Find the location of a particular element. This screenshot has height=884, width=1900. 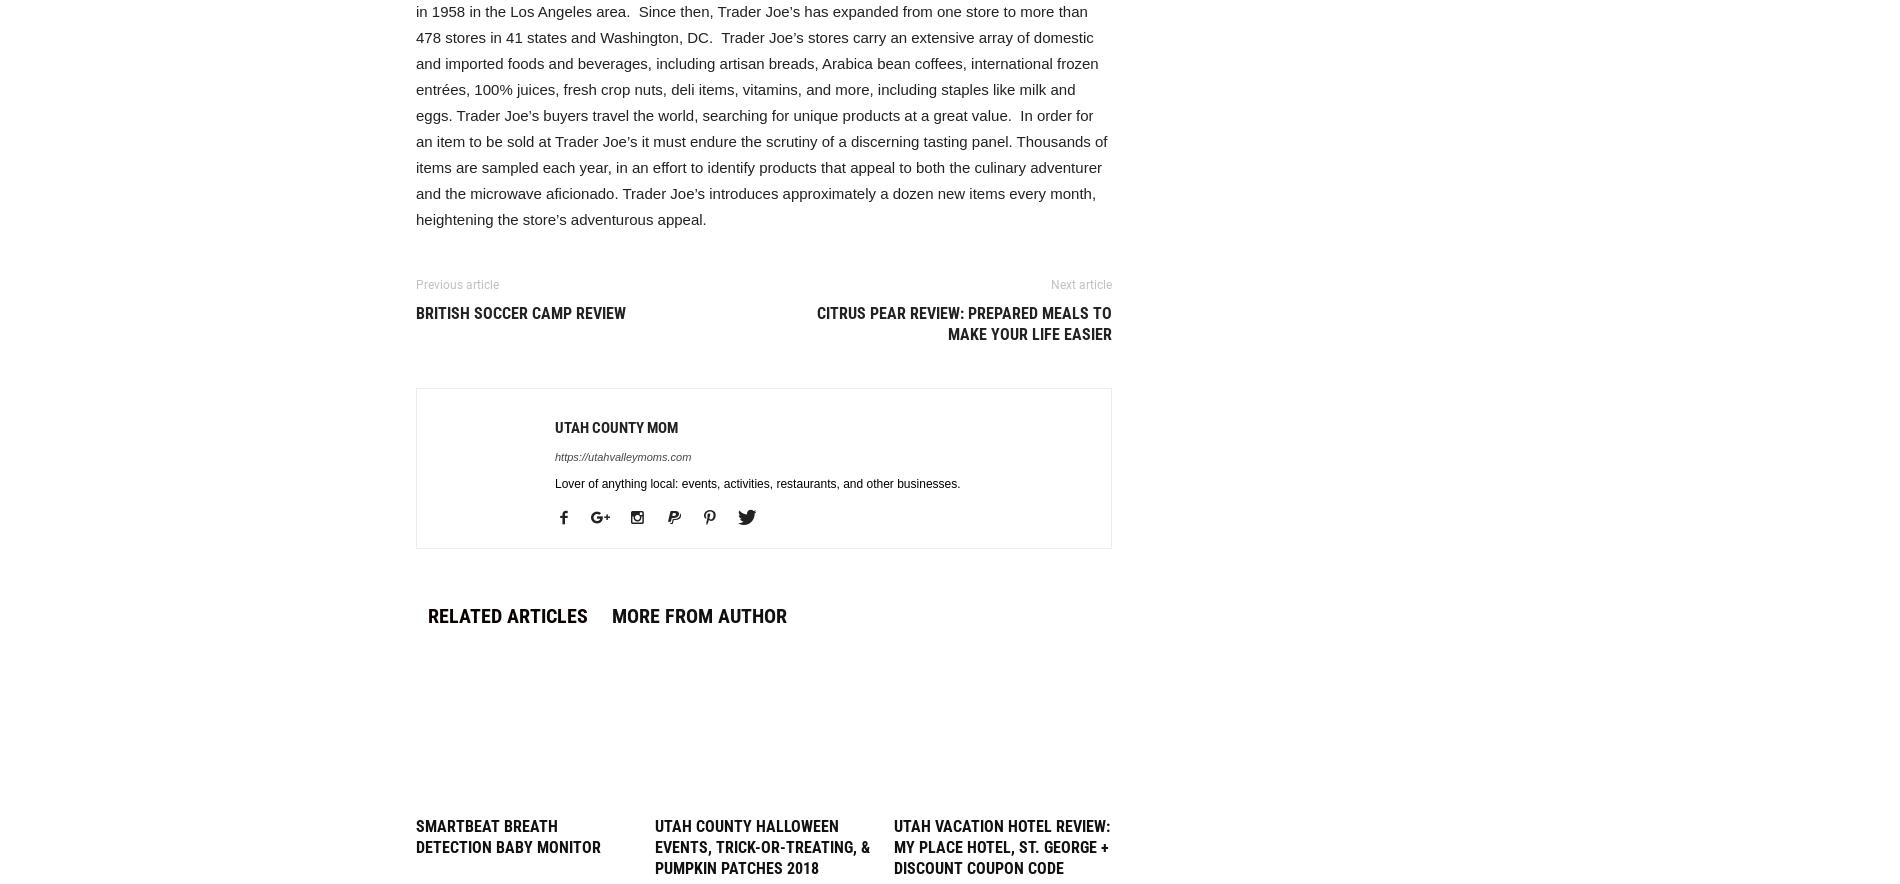

'MORE FROM AUTHOR' is located at coordinates (611, 615).